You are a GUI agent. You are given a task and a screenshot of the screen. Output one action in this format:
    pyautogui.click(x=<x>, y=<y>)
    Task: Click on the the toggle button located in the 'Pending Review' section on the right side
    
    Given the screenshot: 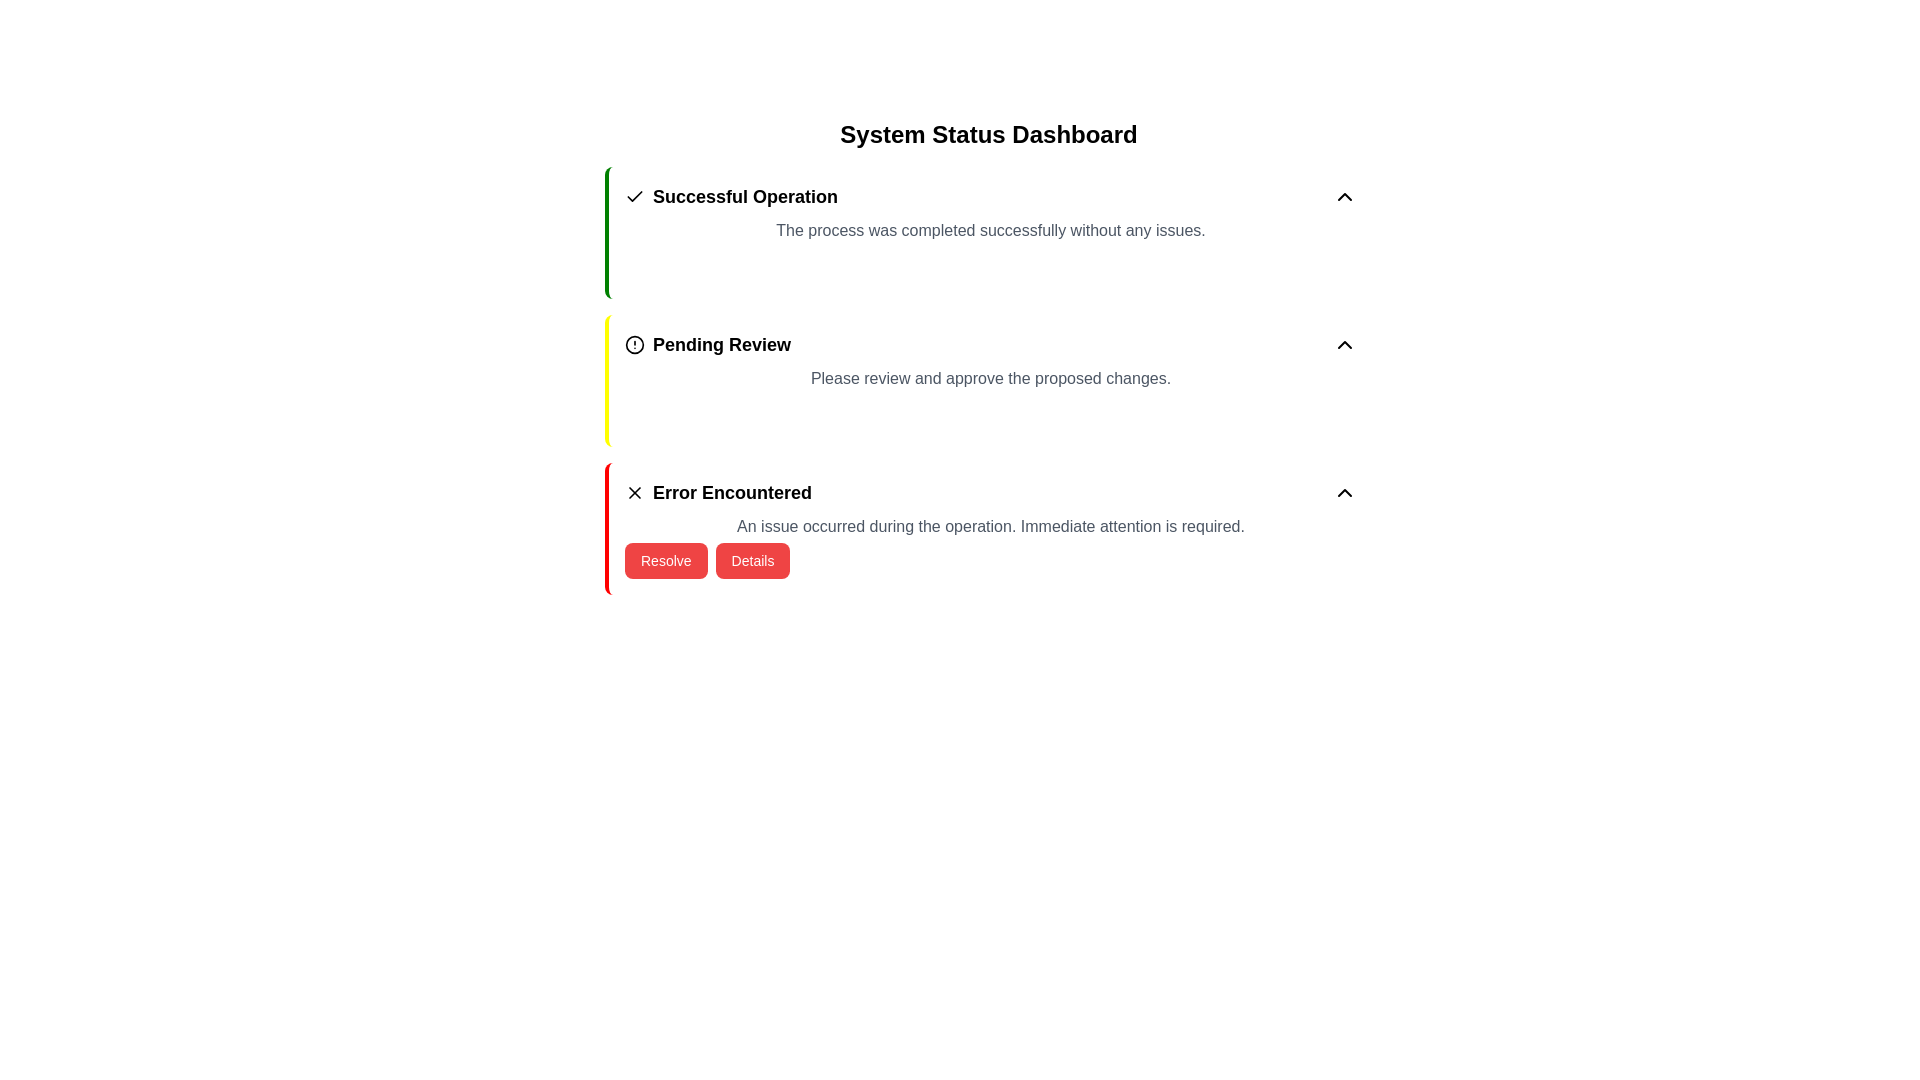 What is the action you would take?
    pyautogui.click(x=1344, y=343)
    